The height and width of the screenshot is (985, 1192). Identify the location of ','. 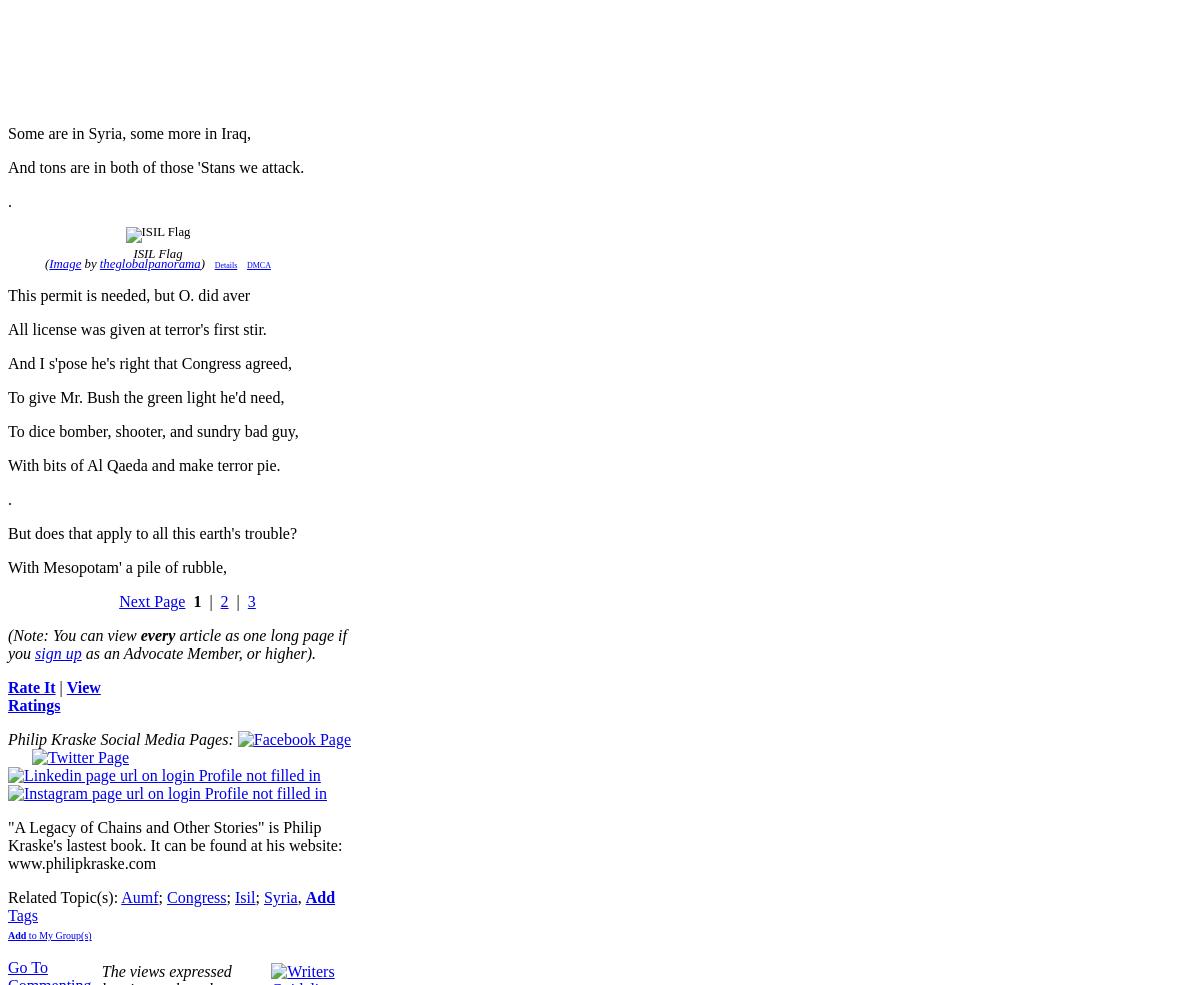
(296, 897).